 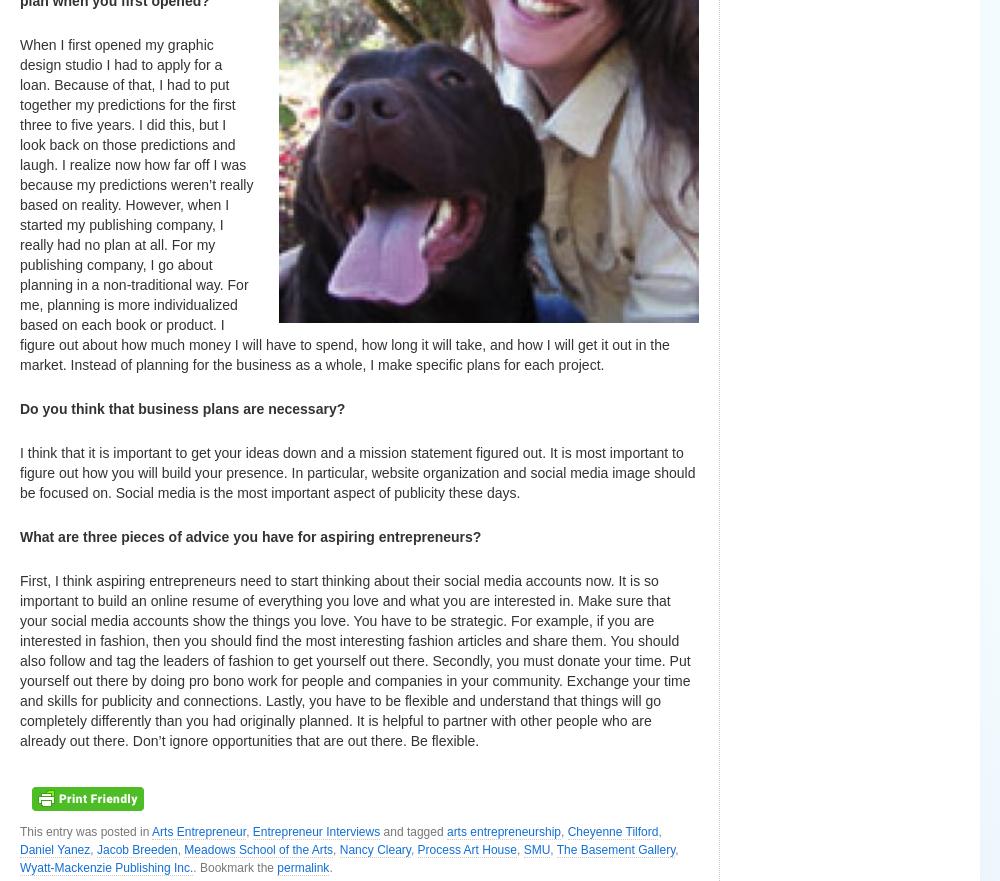 I want to click on 'I think that it is important to get your ideas down and a mission statement figured out. It is most important to figure out how you will build your presence. In particular, website organization and social media image should be focused on. Social media is the most important aspect of publicity these days.', so click(x=20, y=473).